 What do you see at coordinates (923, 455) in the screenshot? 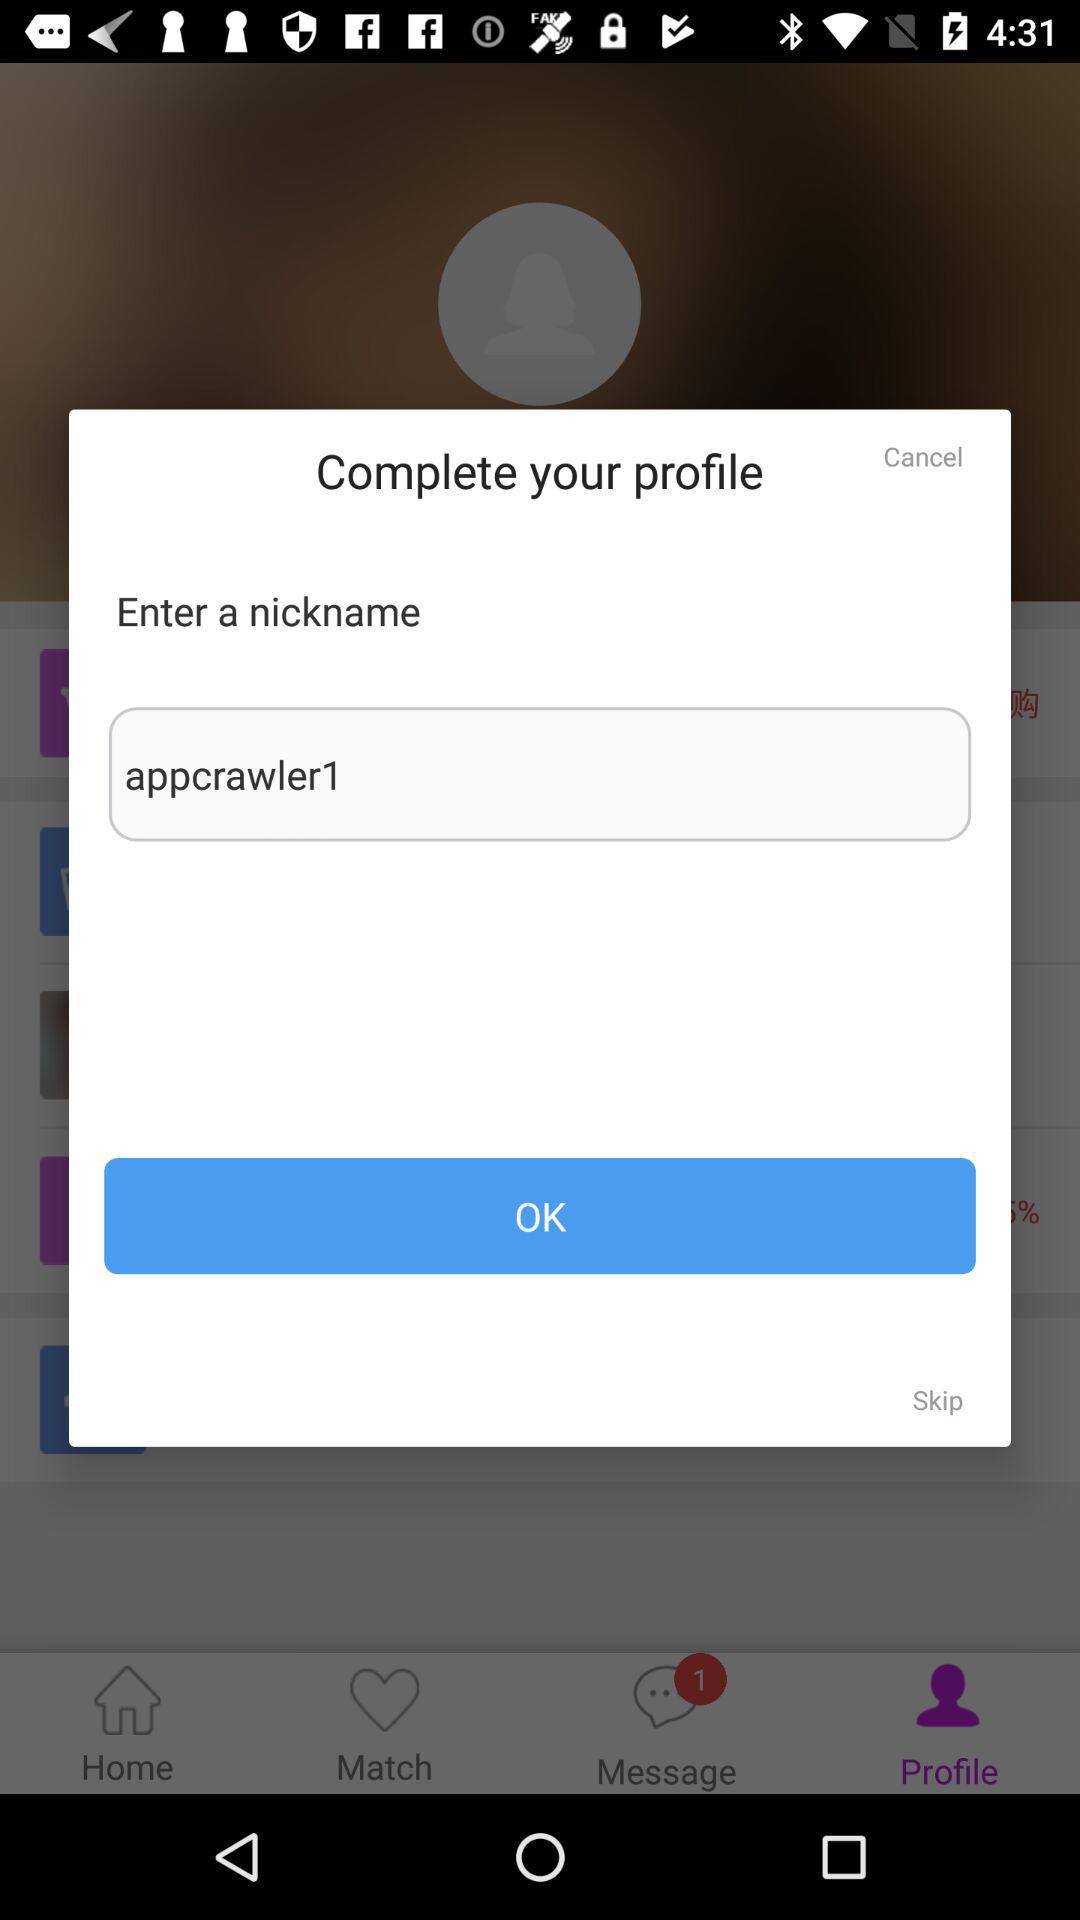
I see `item next to the complete your profile icon` at bounding box center [923, 455].